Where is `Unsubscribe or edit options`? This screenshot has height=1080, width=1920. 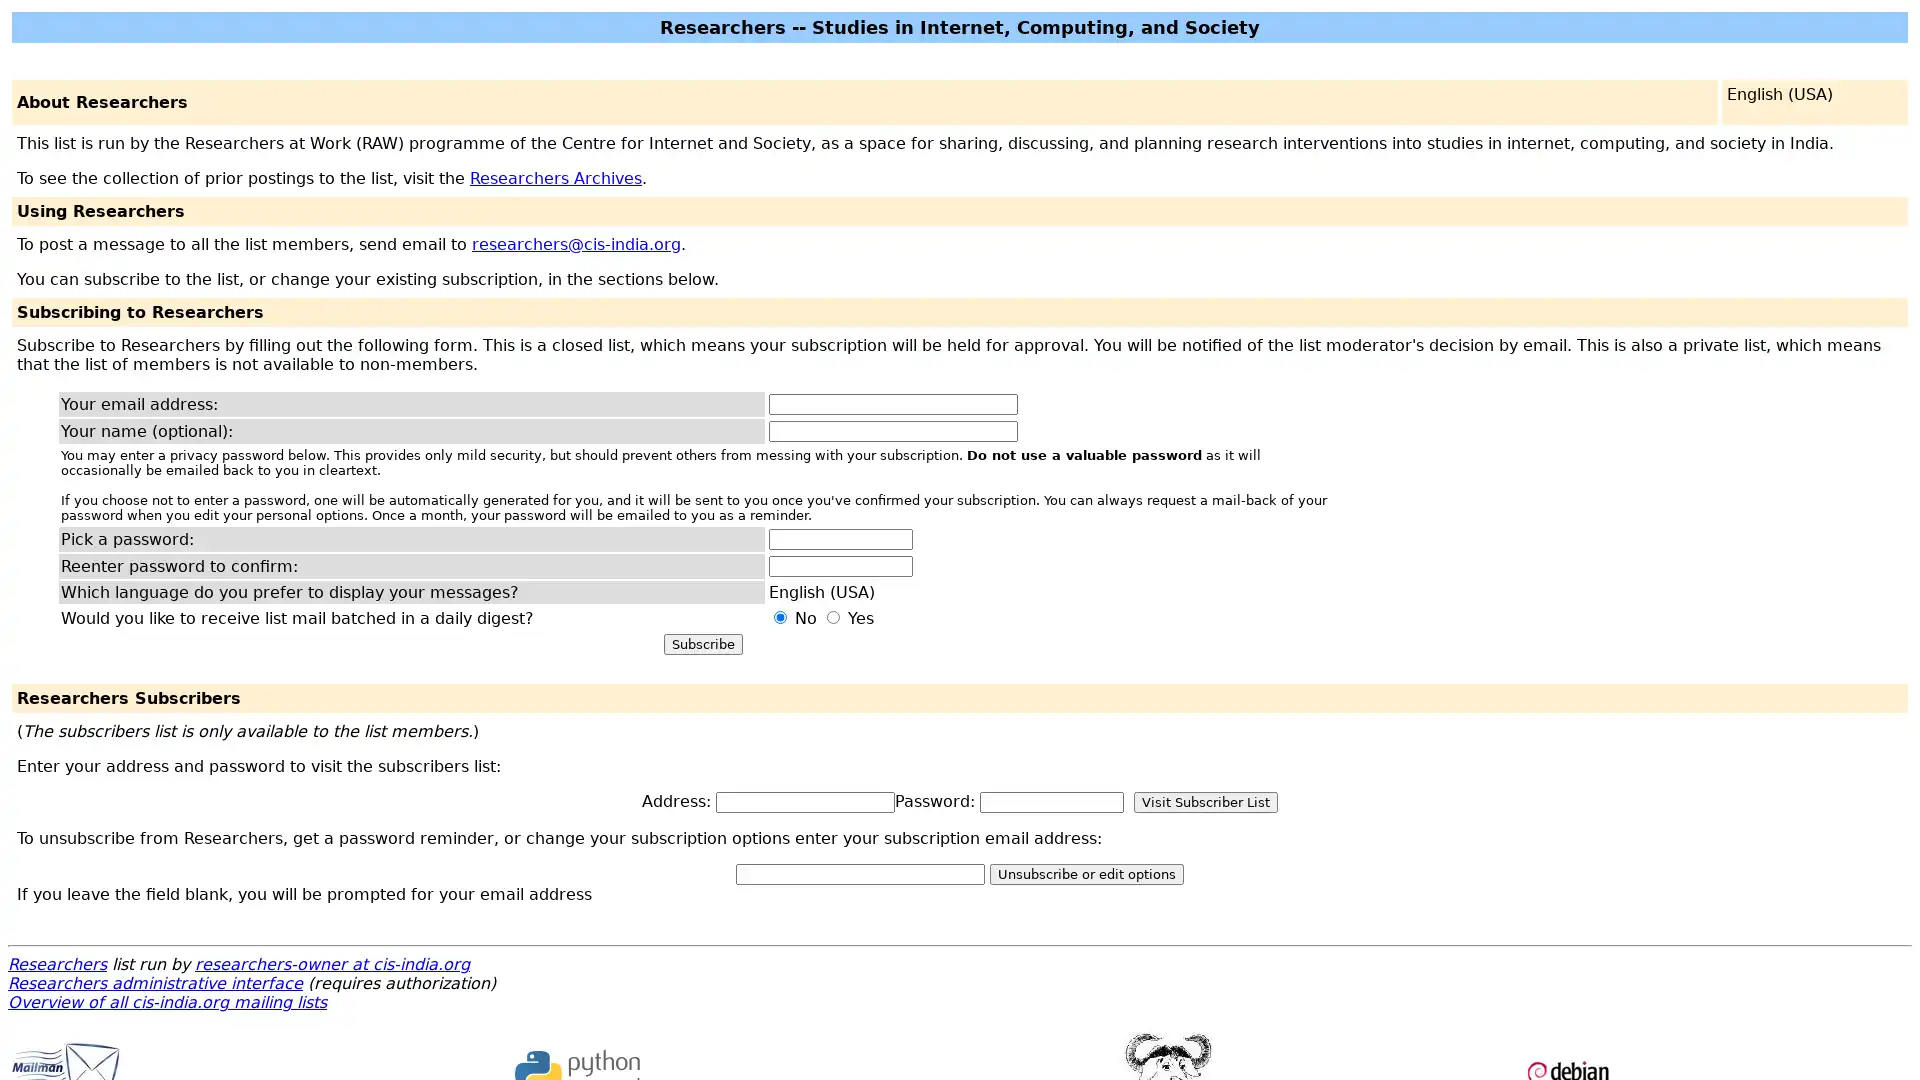 Unsubscribe or edit options is located at coordinates (1085, 873).